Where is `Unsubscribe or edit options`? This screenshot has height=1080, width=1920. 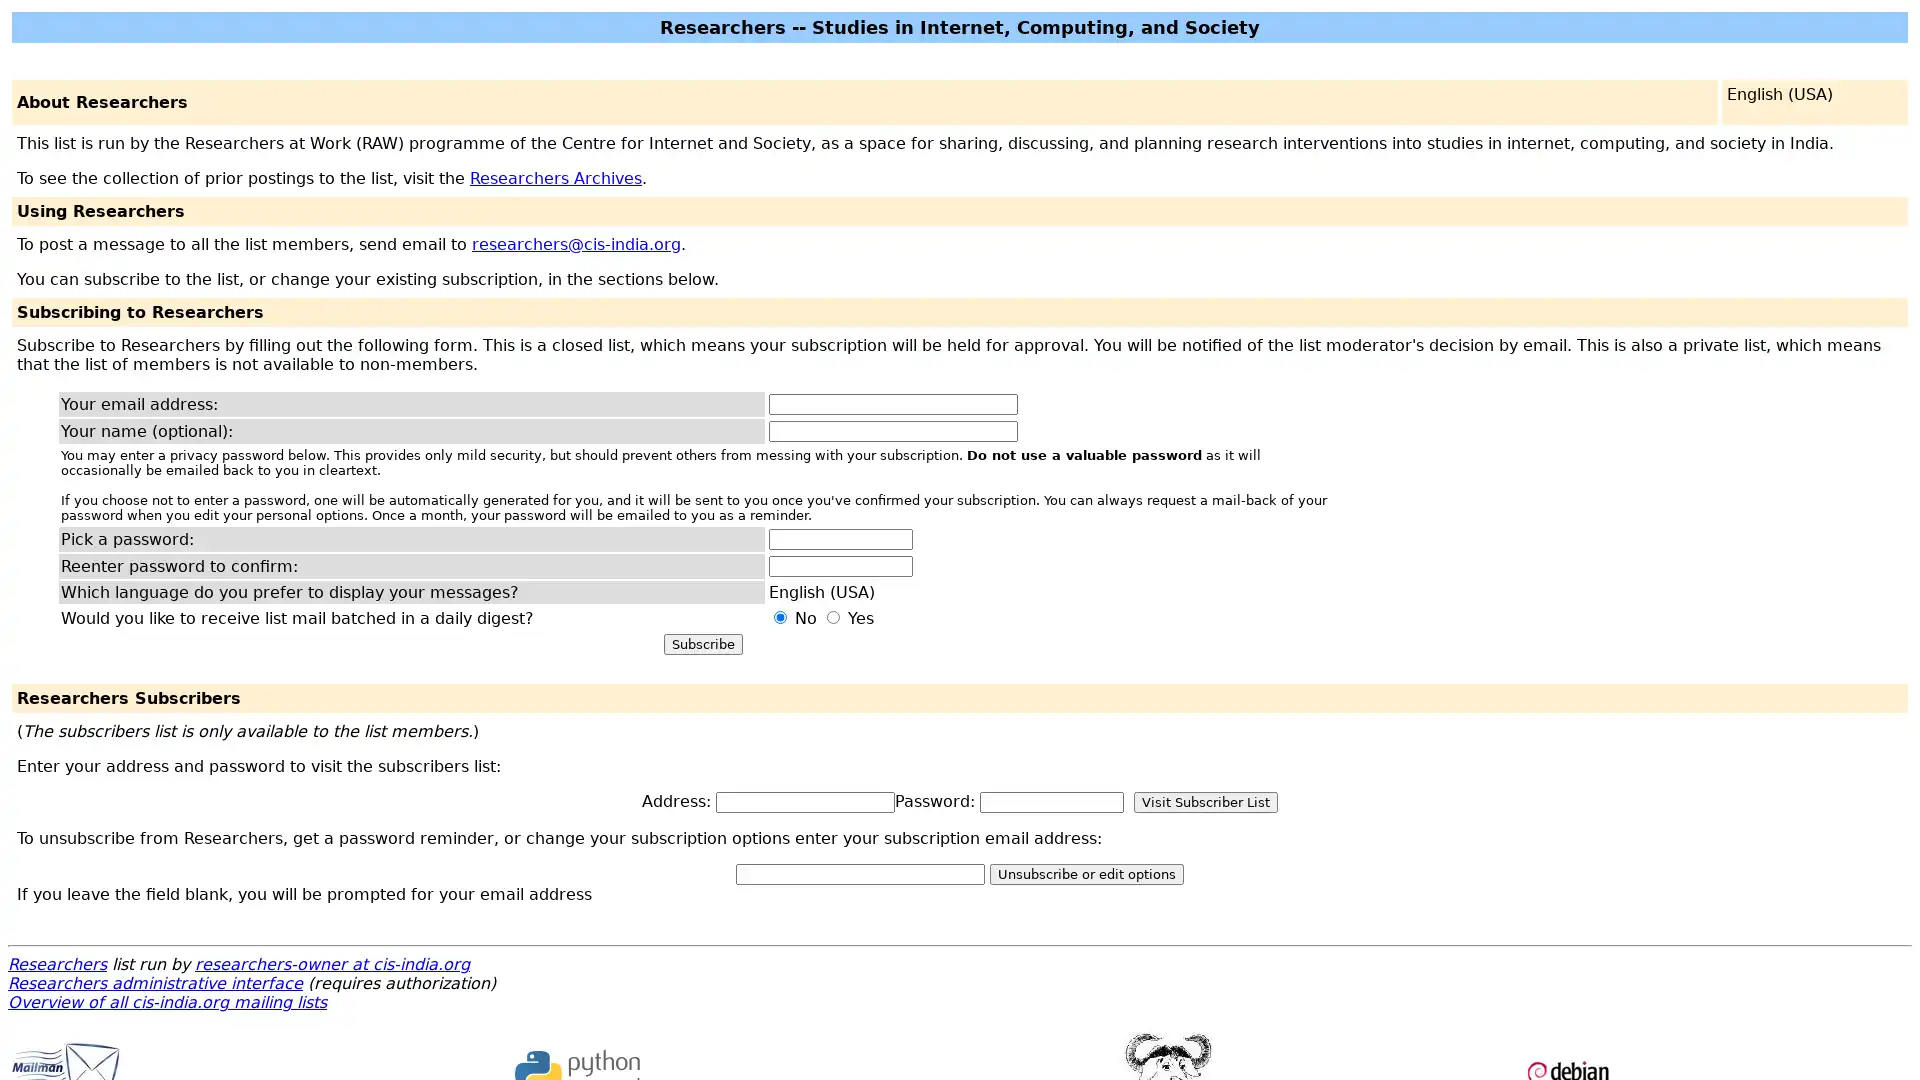 Unsubscribe or edit options is located at coordinates (1085, 873).